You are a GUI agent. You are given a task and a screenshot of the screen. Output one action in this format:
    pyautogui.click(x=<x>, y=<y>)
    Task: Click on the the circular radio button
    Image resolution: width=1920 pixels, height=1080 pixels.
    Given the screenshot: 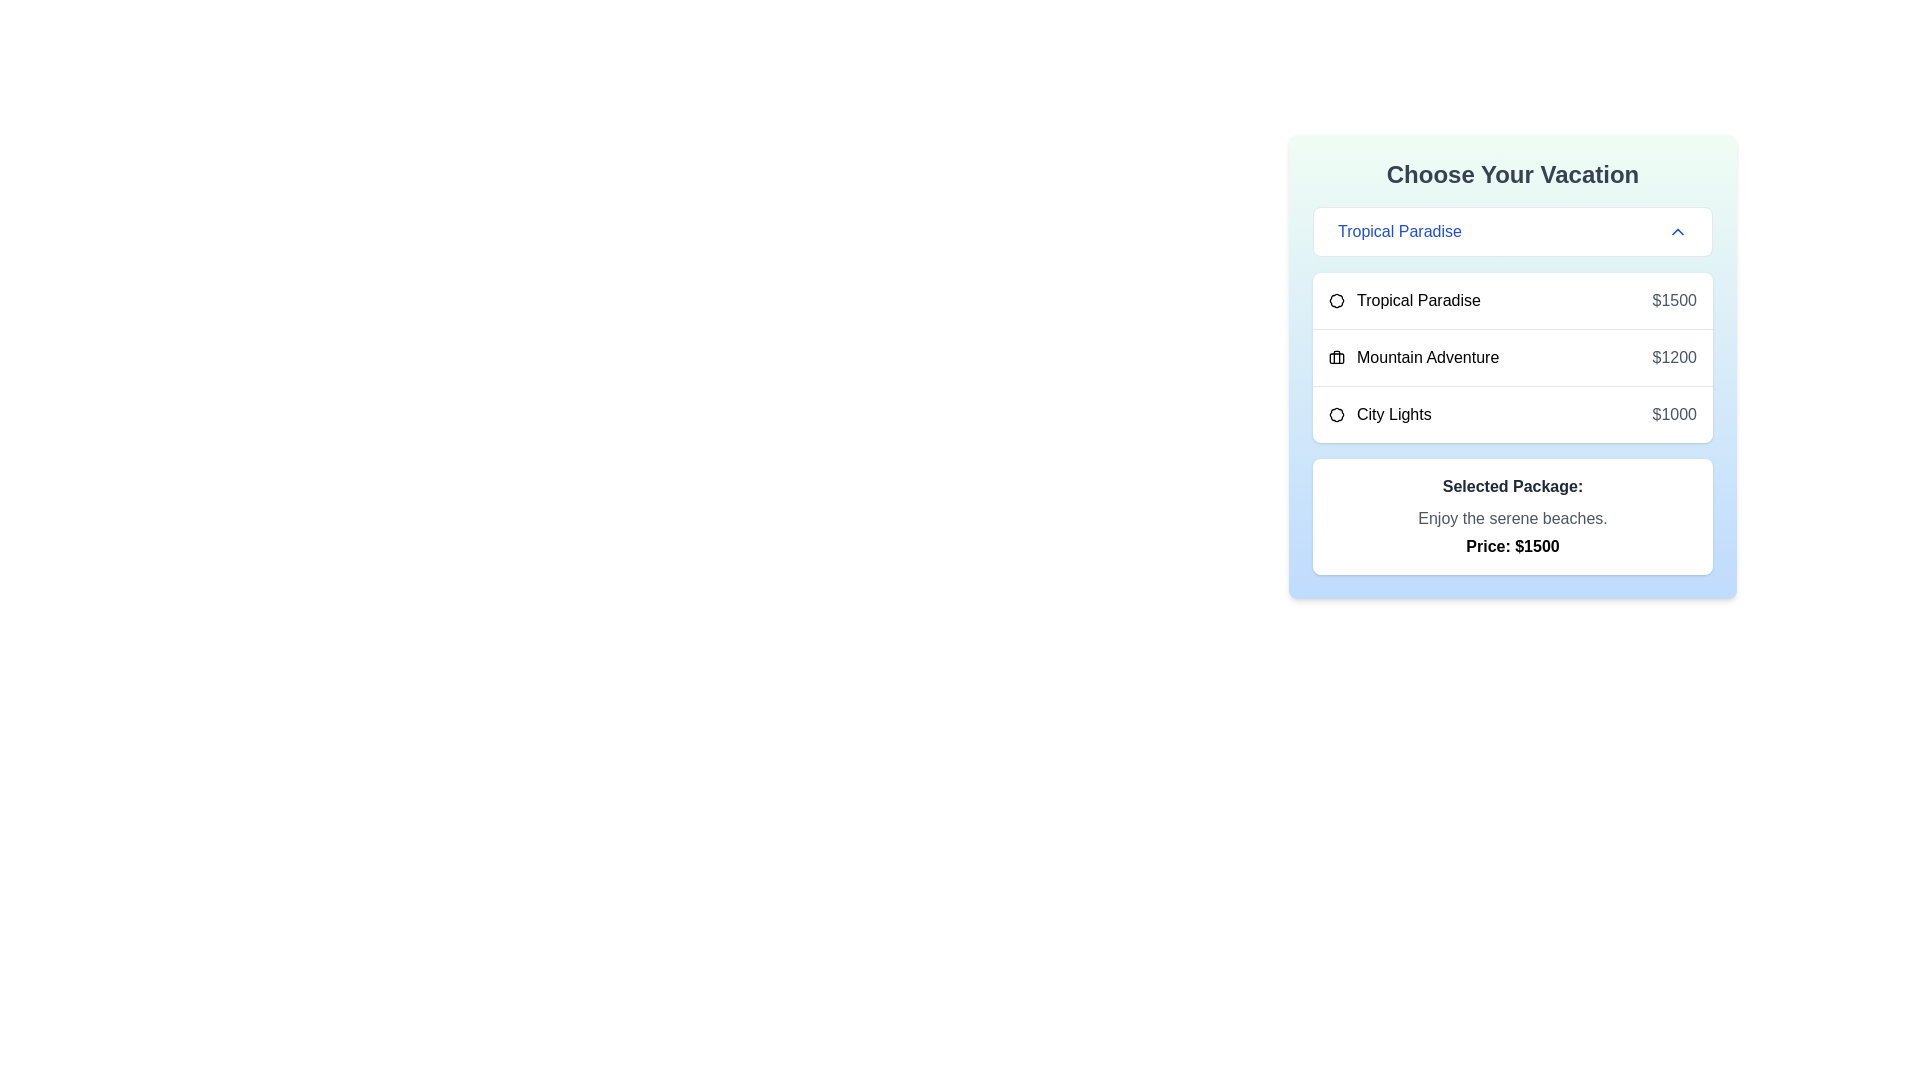 What is the action you would take?
    pyautogui.click(x=1512, y=413)
    